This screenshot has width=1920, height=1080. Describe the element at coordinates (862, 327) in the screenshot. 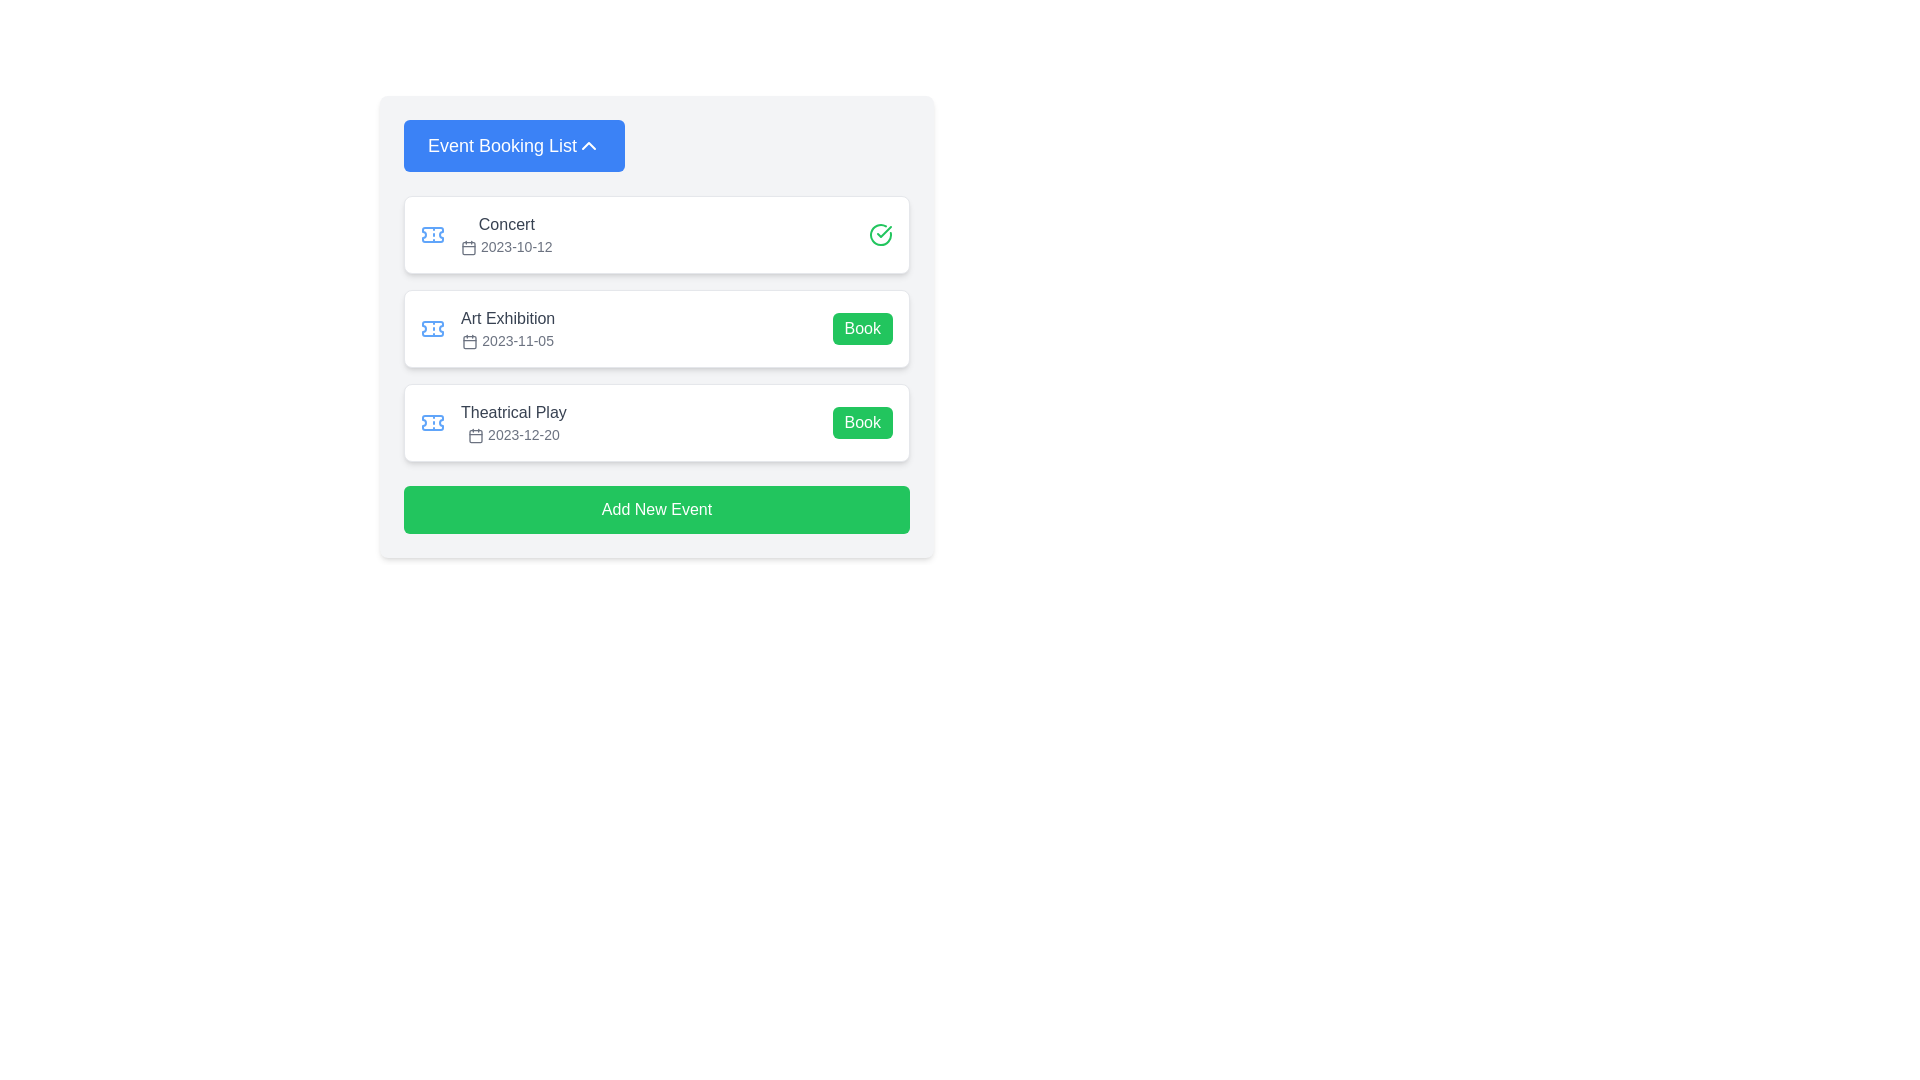

I see `the green 'Book' button with white text, located on the right side of the 'Art Exhibition' event entry row` at that location.